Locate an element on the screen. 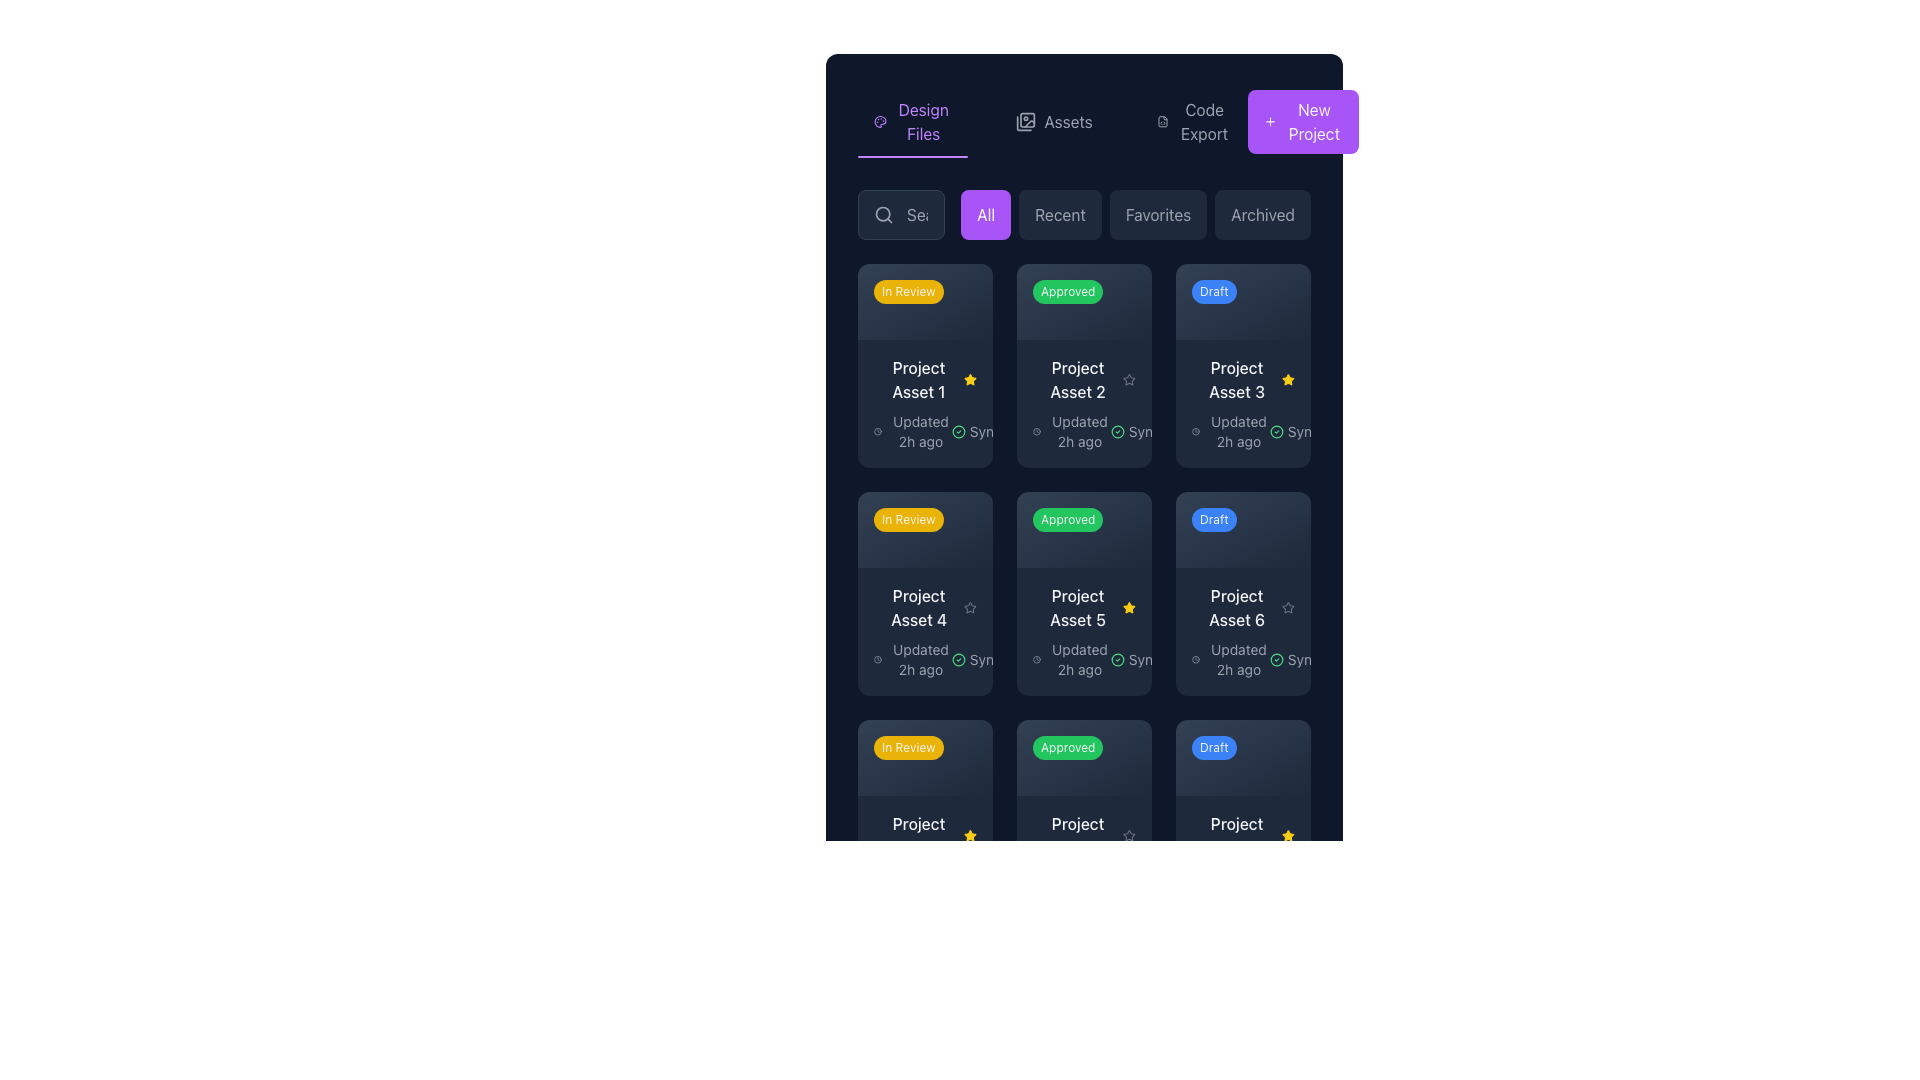  the icon next to the 'Synced' text in the bottom-right corner of the 'Project Asset 2' card to obtain additional information about the sync status is located at coordinates (1116, 430).